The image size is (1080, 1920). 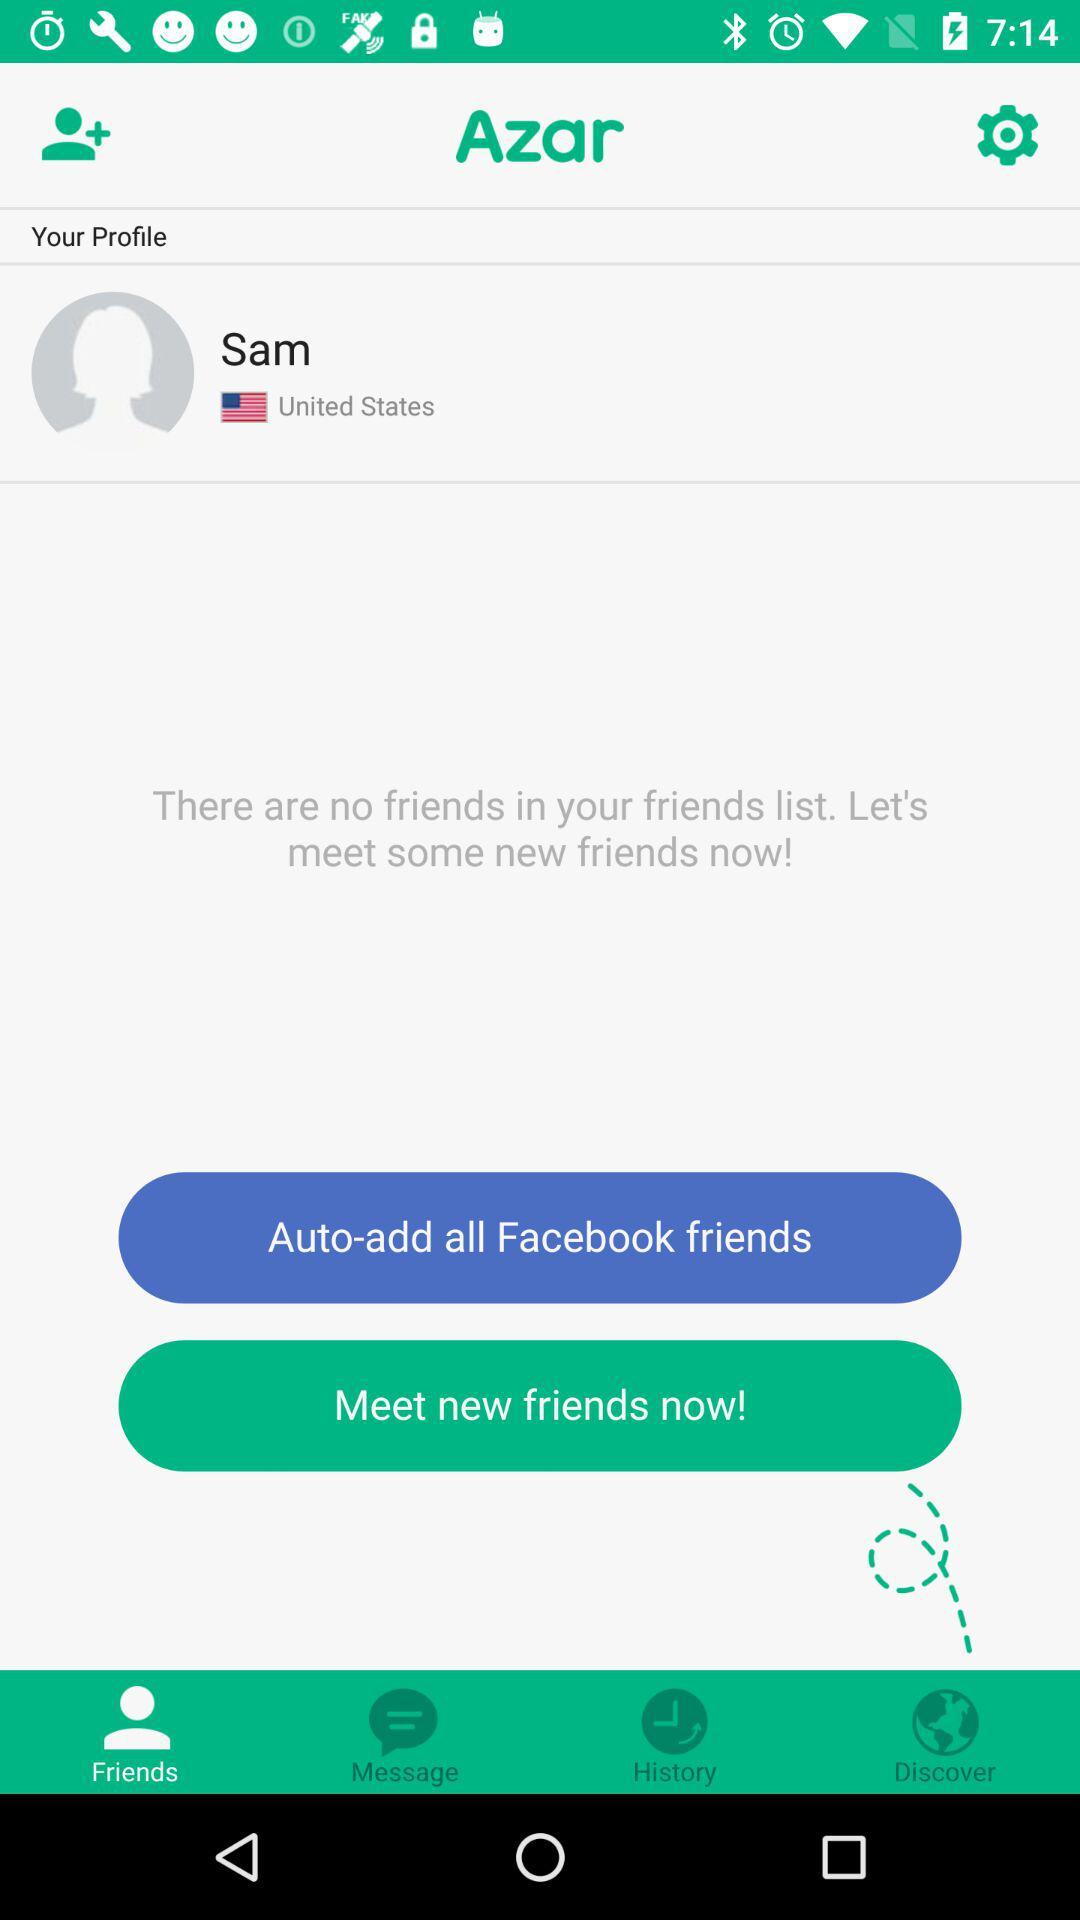 What do you see at coordinates (72, 135) in the screenshot?
I see `new contac` at bounding box center [72, 135].